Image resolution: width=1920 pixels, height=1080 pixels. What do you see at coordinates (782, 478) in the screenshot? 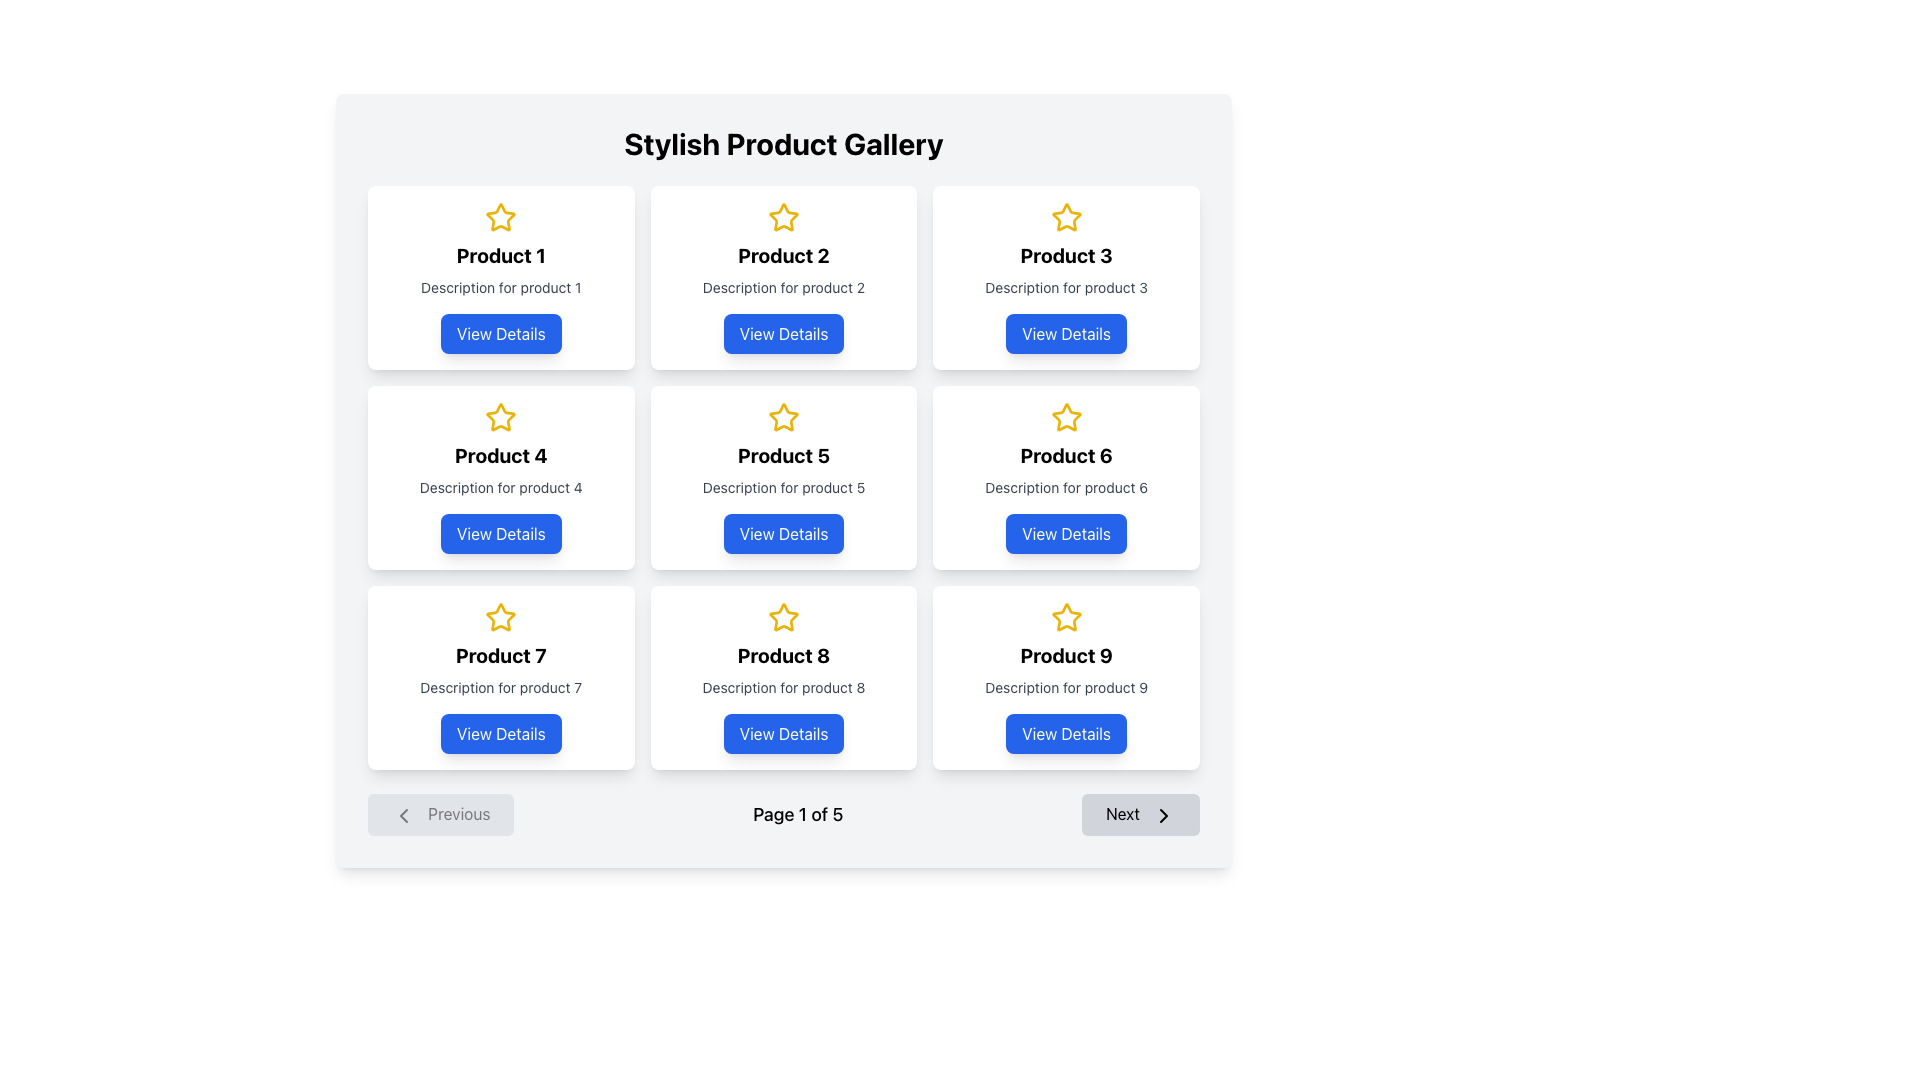
I see `details about the product by clicking on the product card located in the second row and second column of the grid layout` at bounding box center [782, 478].